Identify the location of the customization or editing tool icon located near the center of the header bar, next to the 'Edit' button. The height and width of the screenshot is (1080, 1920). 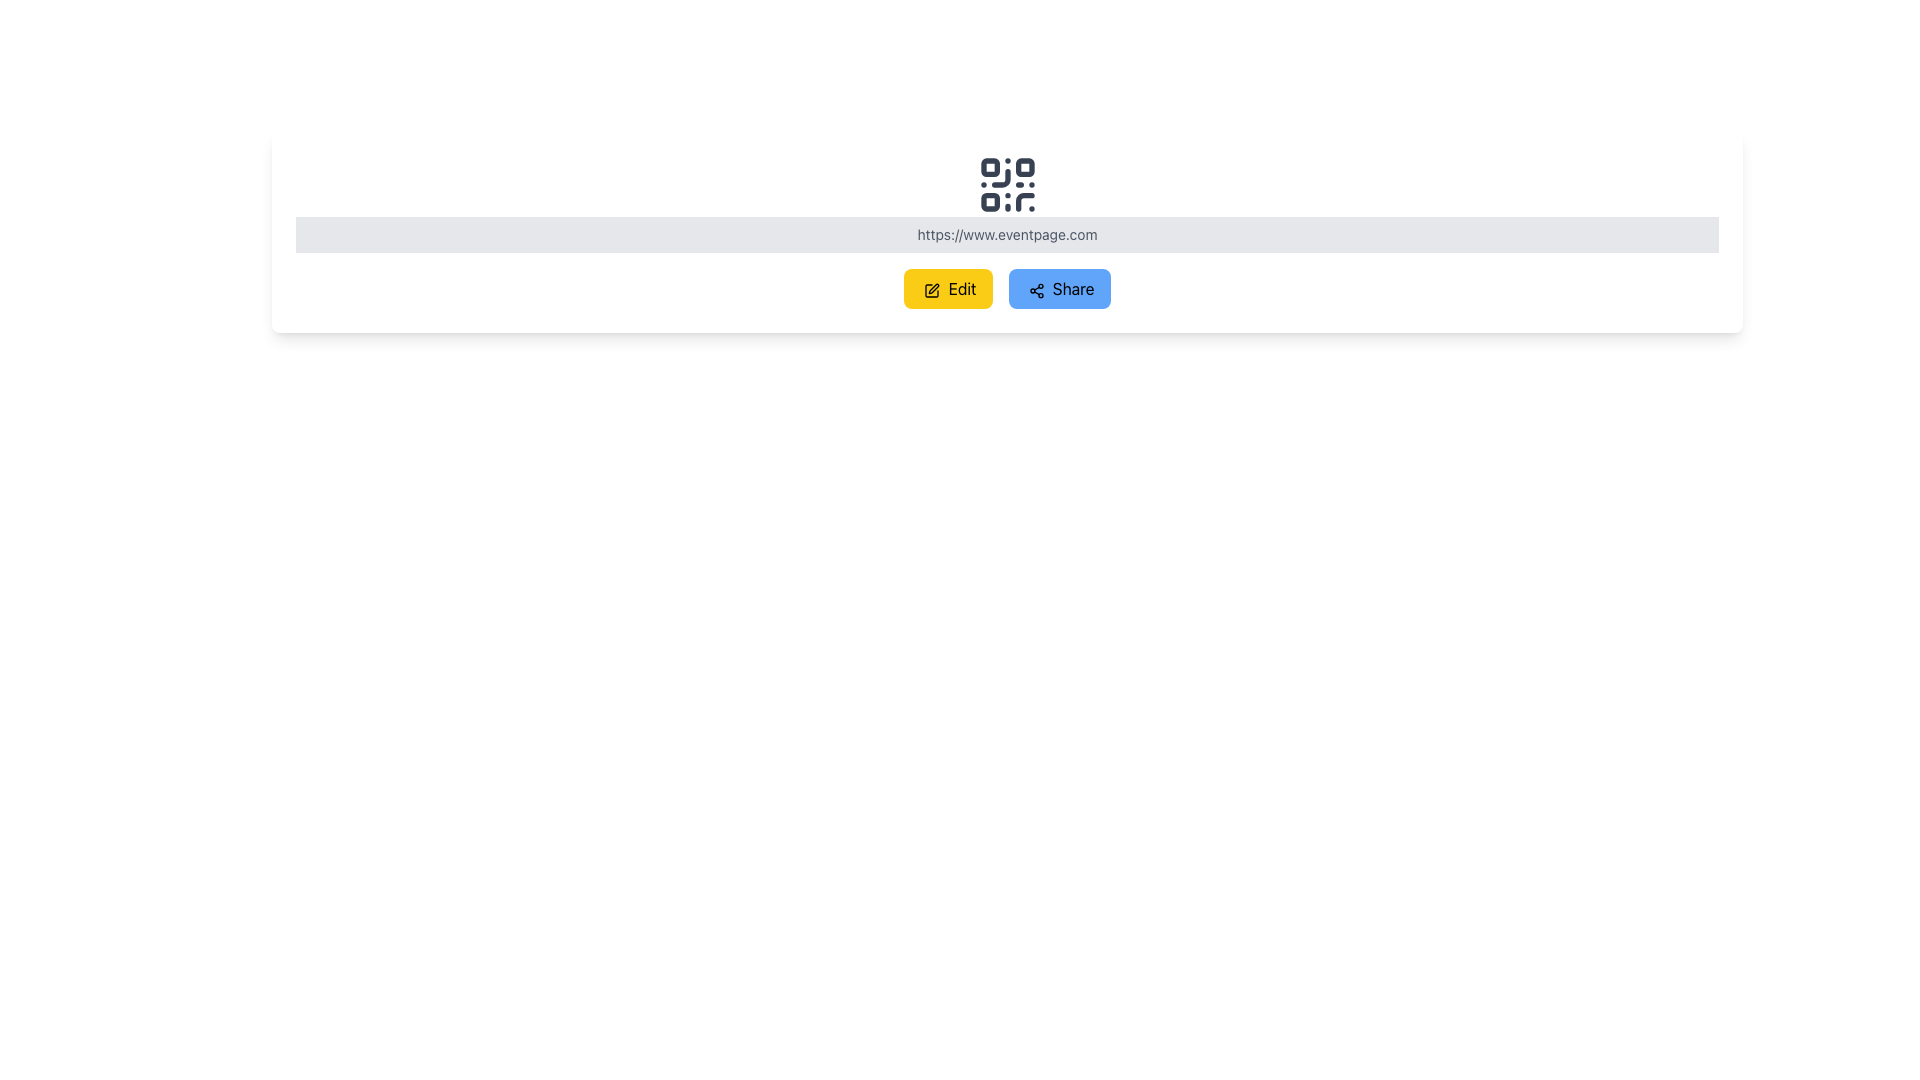
(933, 288).